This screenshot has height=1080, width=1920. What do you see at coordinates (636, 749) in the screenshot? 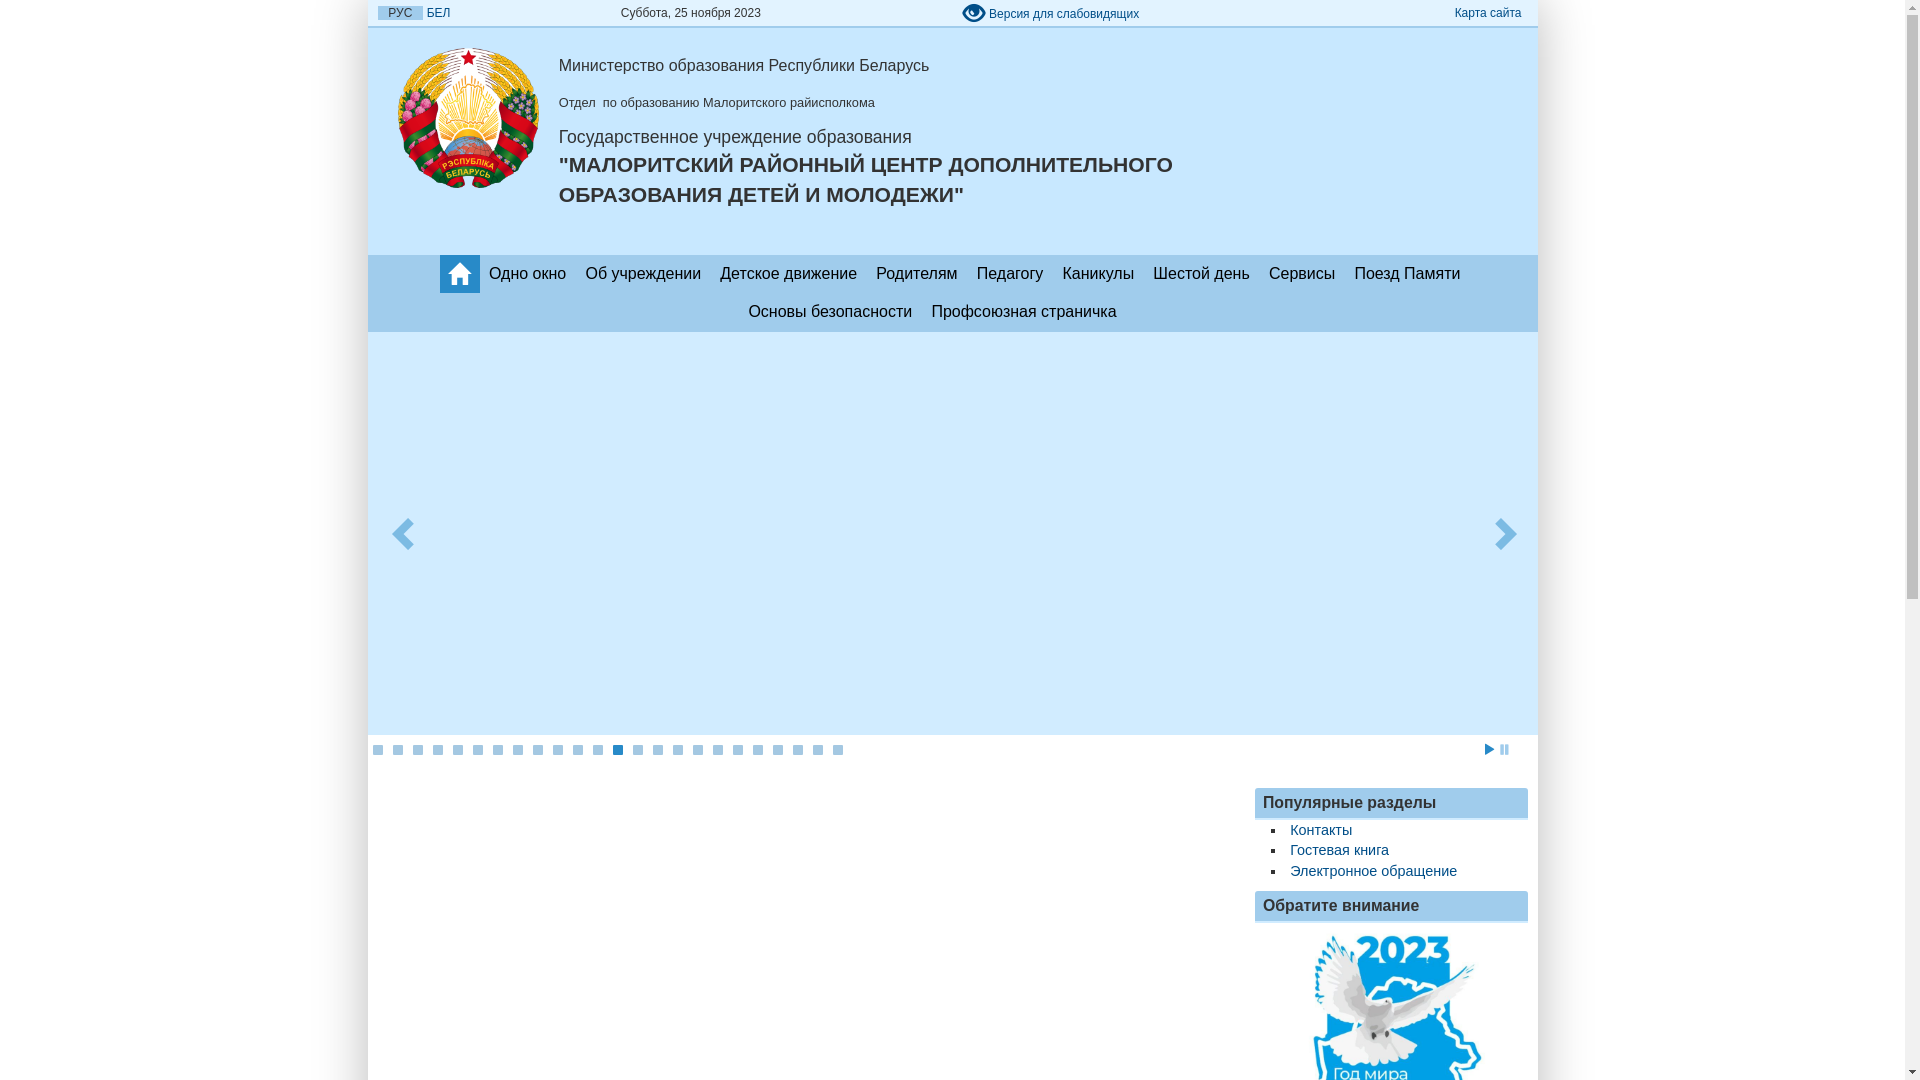
I see `'14'` at bounding box center [636, 749].